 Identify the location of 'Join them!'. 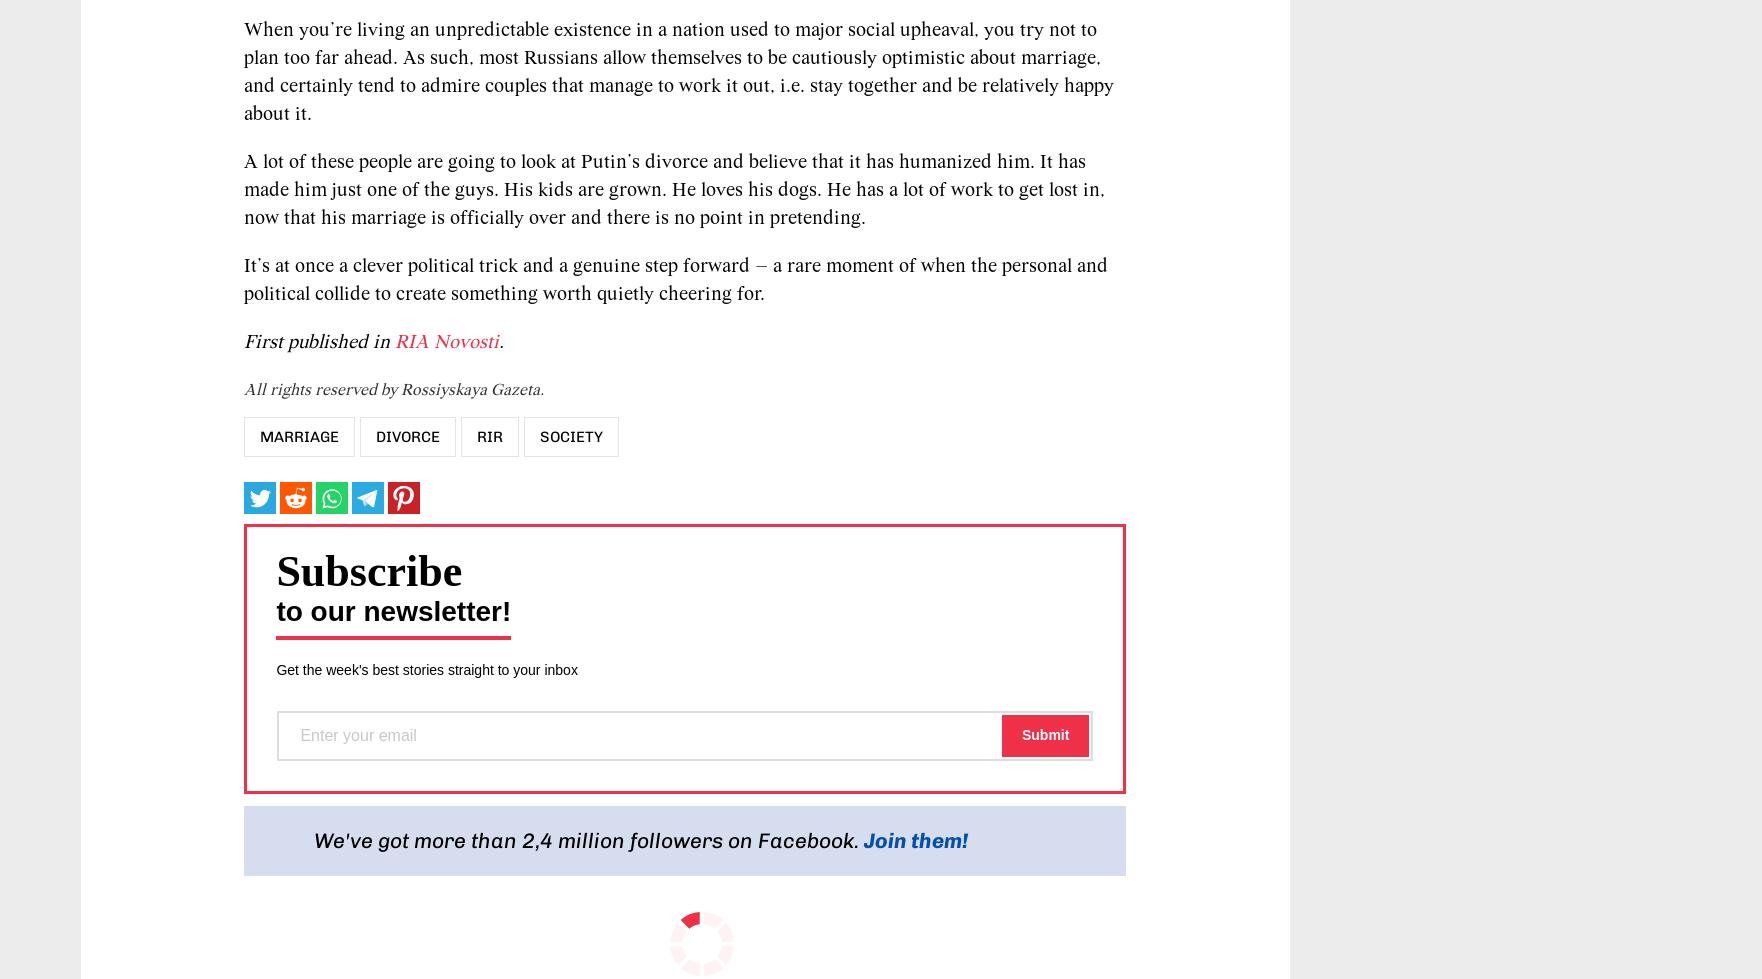
(916, 839).